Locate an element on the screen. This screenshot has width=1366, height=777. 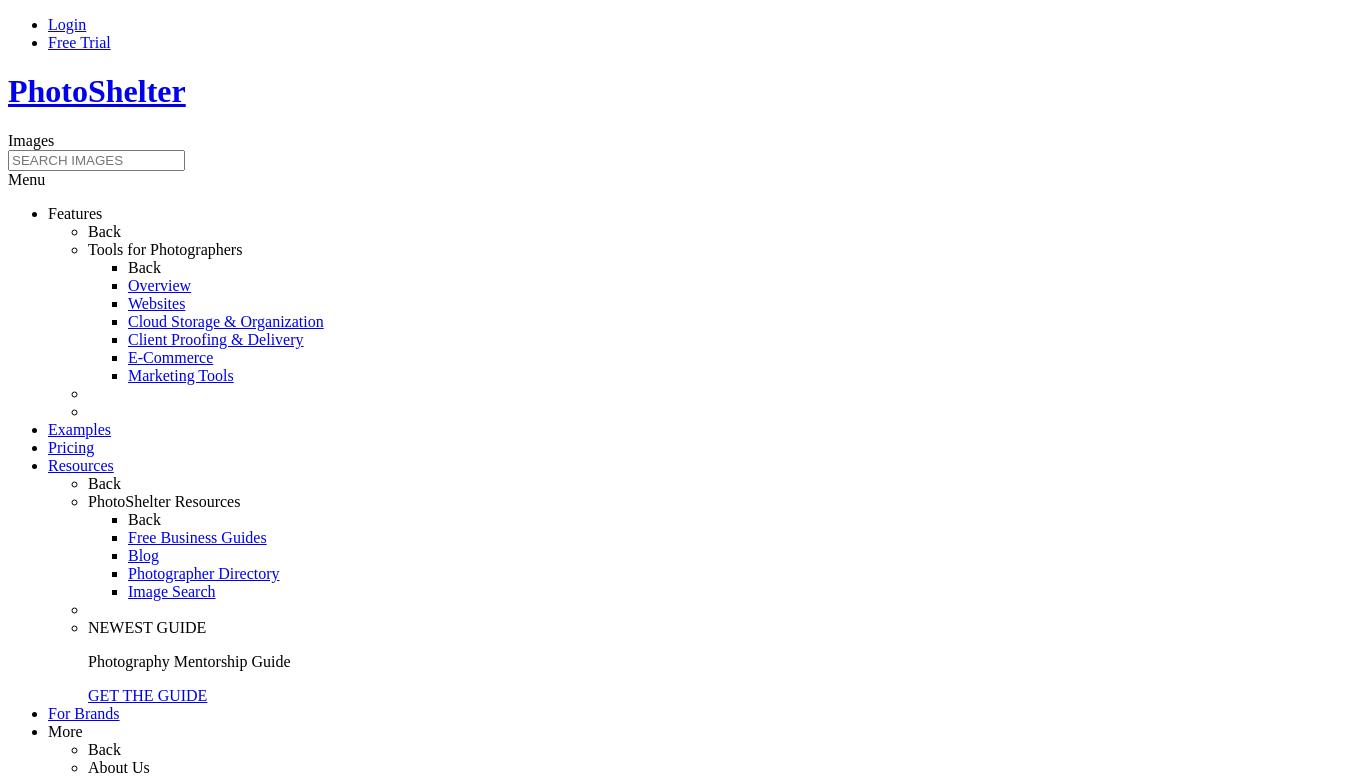
'Free Business Guides' is located at coordinates (195, 535).